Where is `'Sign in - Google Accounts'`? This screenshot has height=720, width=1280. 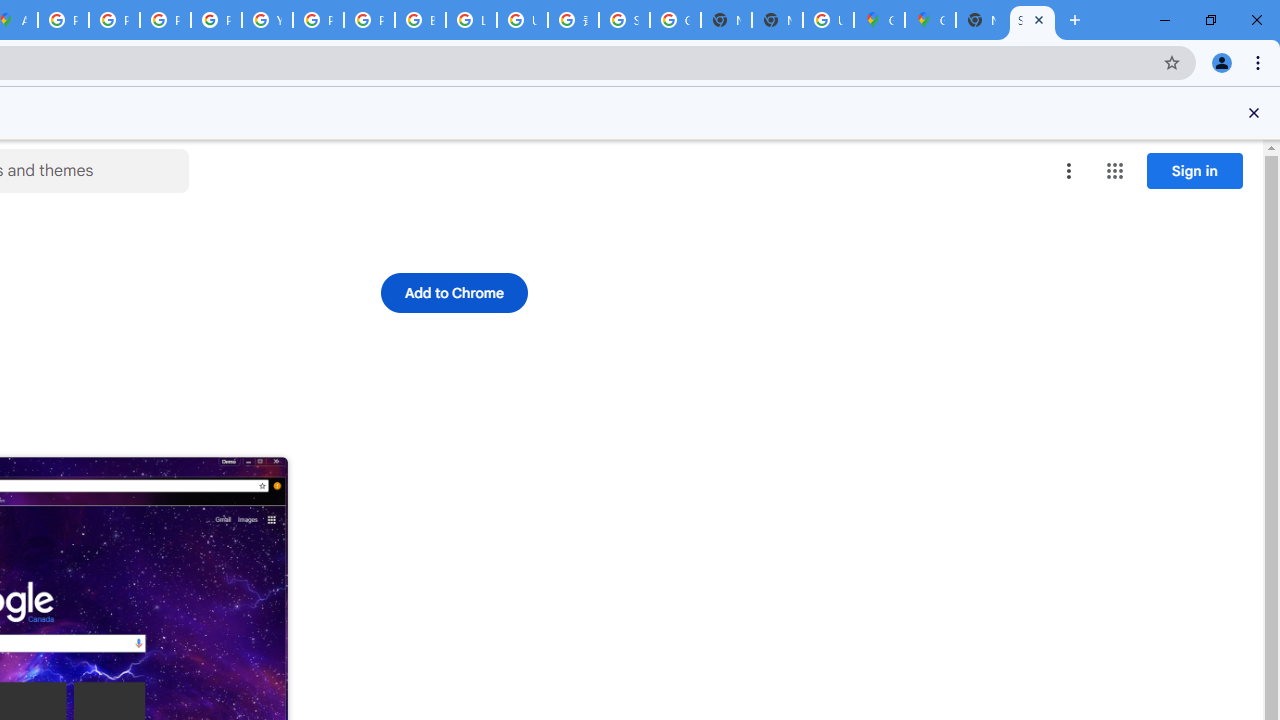
'Sign in - Google Accounts' is located at coordinates (623, 20).